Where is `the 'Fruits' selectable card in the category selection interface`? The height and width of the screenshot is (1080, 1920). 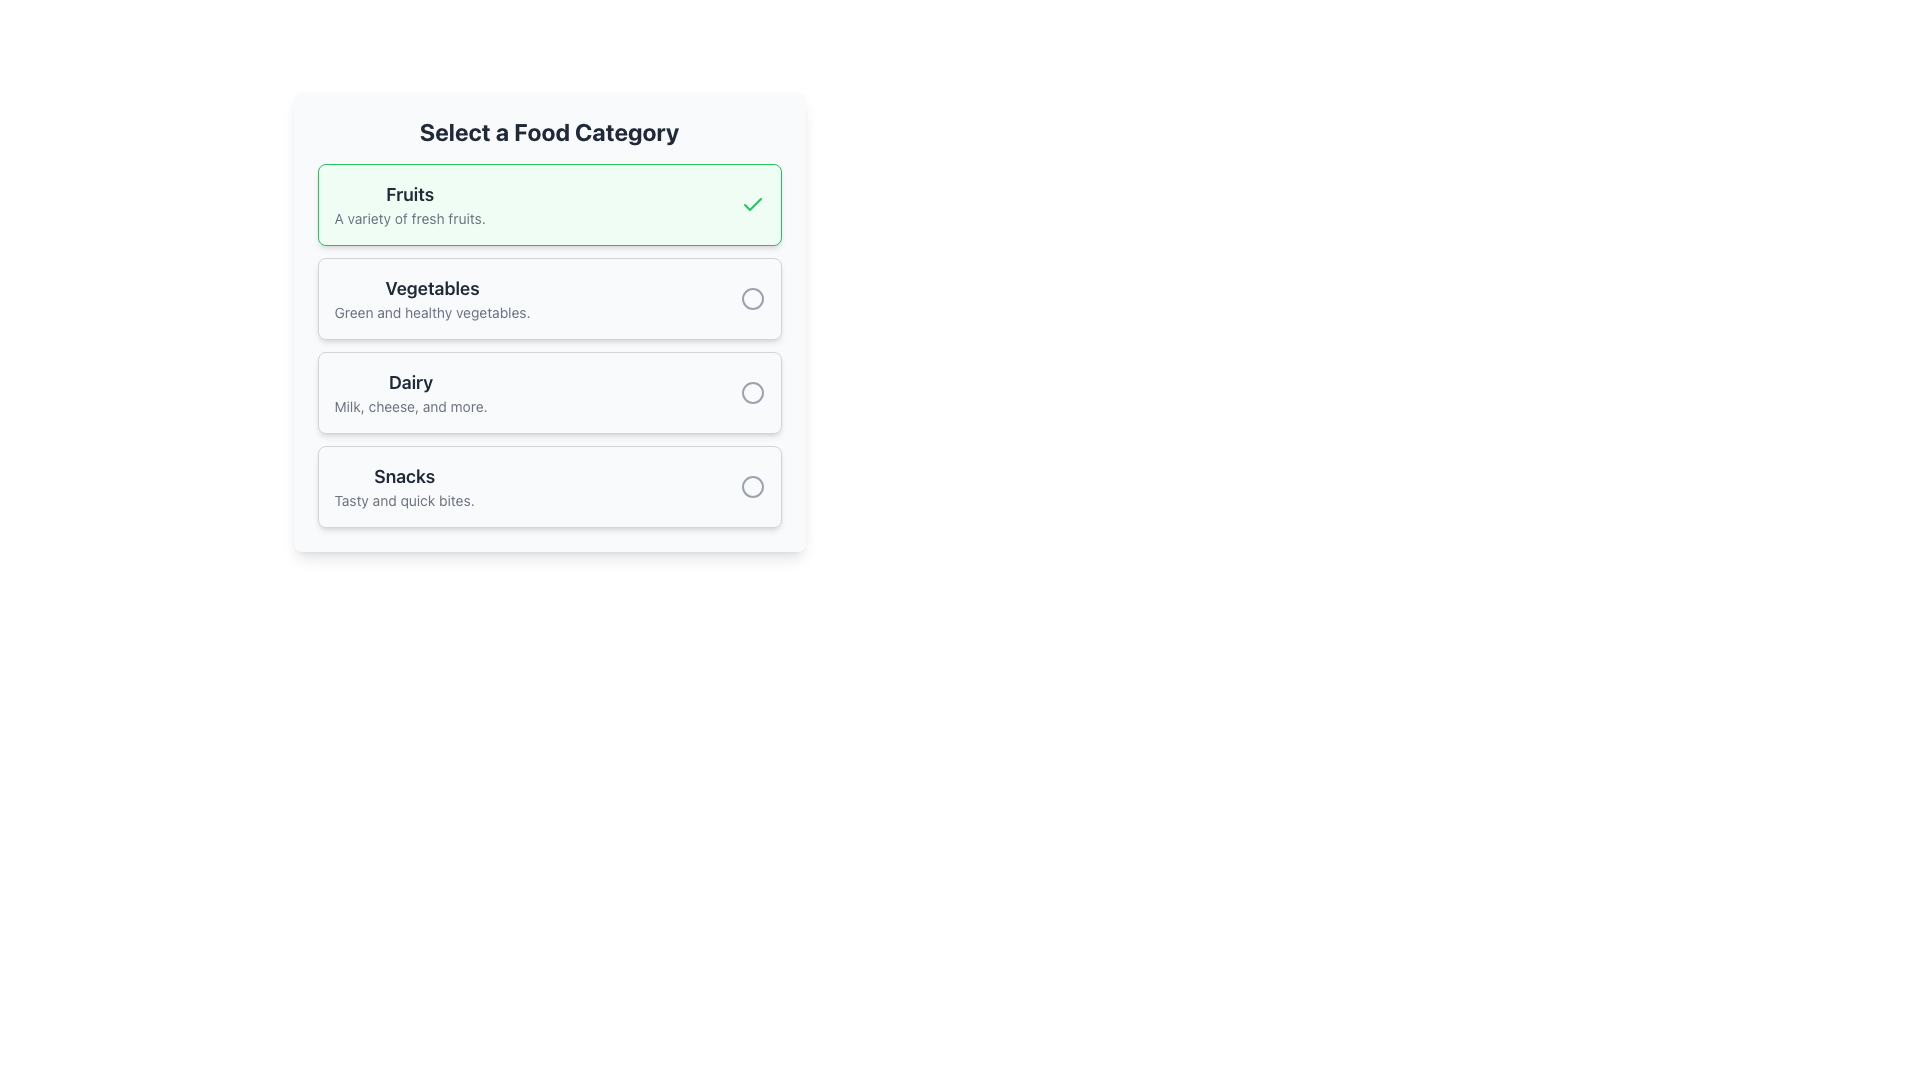 the 'Fruits' selectable card in the category selection interface is located at coordinates (549, 204).